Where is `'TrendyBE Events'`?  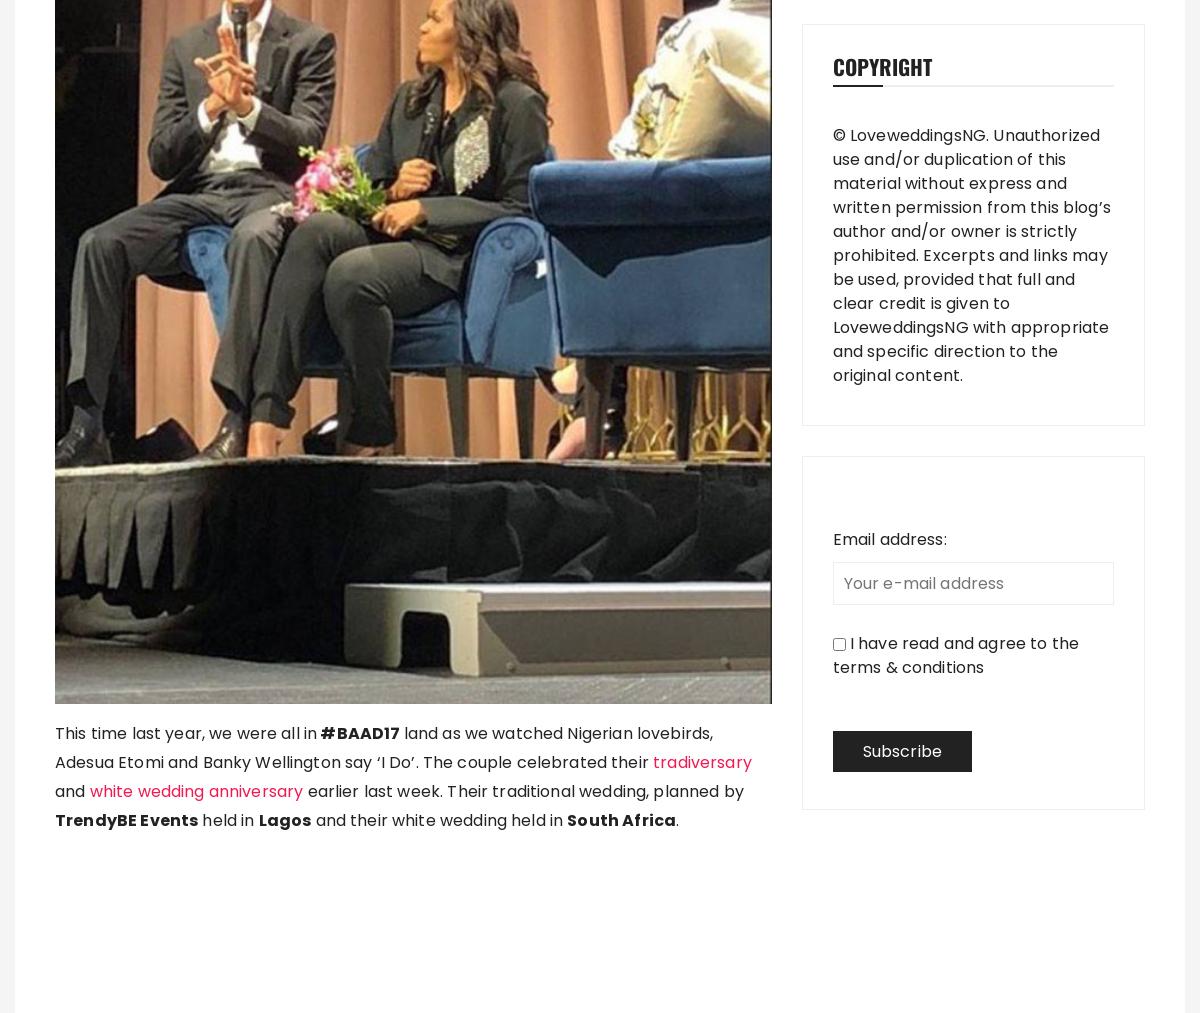
'TrendyBE Events' is located at coordinates (126, 818).